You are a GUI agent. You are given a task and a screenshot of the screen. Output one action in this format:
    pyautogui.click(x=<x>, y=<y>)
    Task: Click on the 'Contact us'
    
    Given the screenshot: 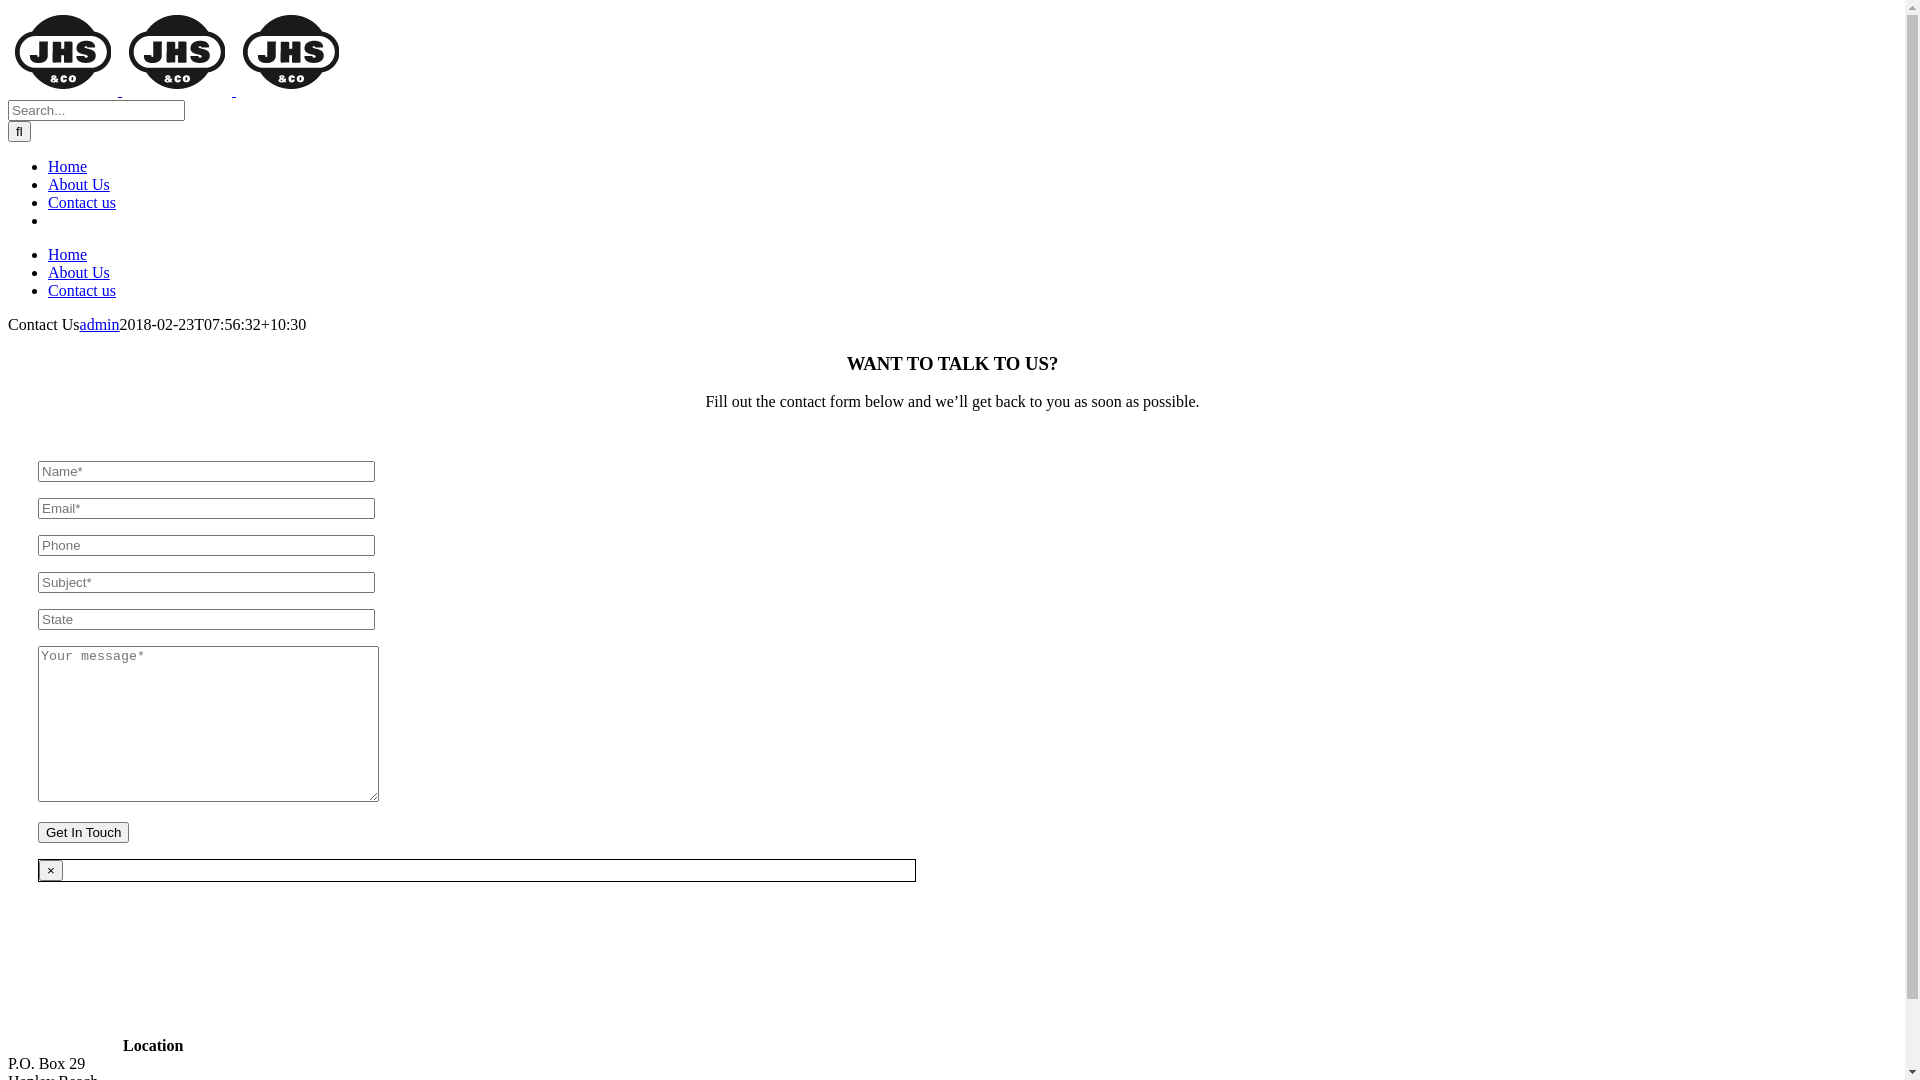 What is the action you would take?
    pyautogui.click(x=48, y=290)
    